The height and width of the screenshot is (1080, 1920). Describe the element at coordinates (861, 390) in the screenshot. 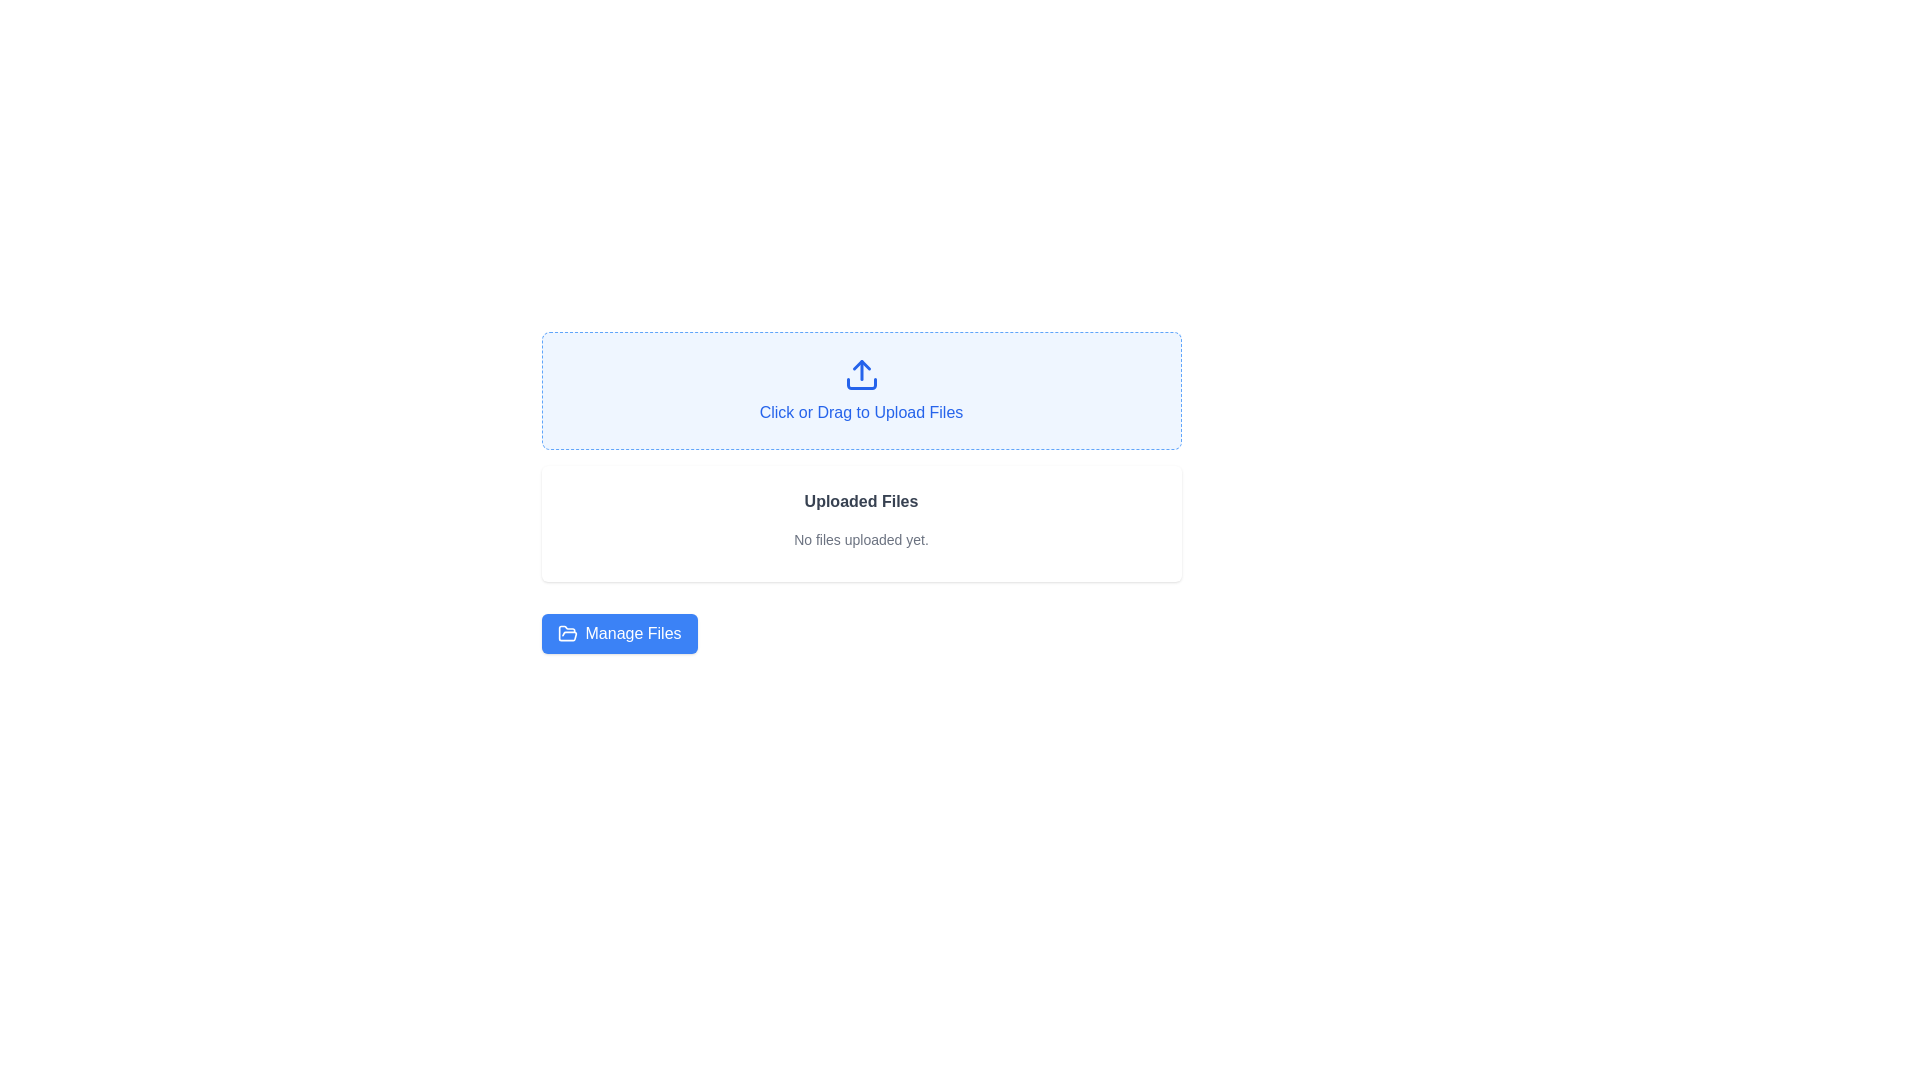

I see `the Drag-and-drop upload zone, which is a rectangular box with rounded corners, light blue background, and dashed blue border` at that location.